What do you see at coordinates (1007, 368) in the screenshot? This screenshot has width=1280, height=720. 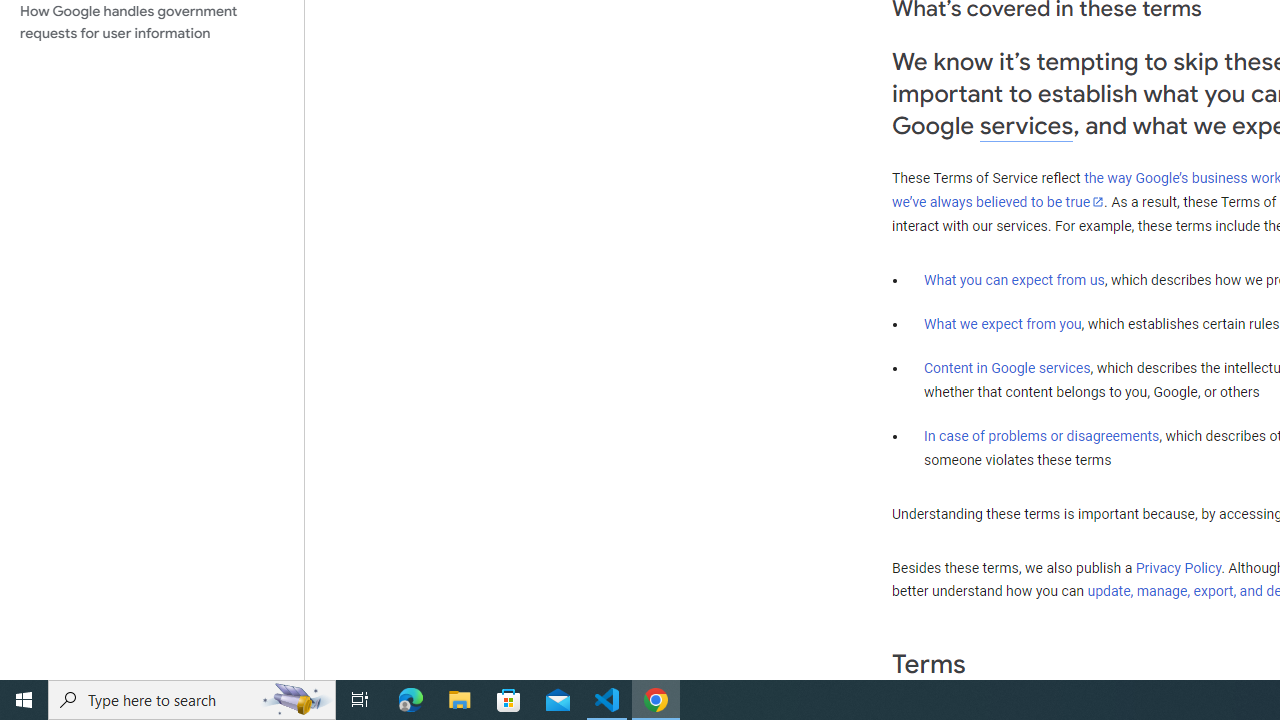 I see `'Content in Google services'` at bounding box center [1007, 368].